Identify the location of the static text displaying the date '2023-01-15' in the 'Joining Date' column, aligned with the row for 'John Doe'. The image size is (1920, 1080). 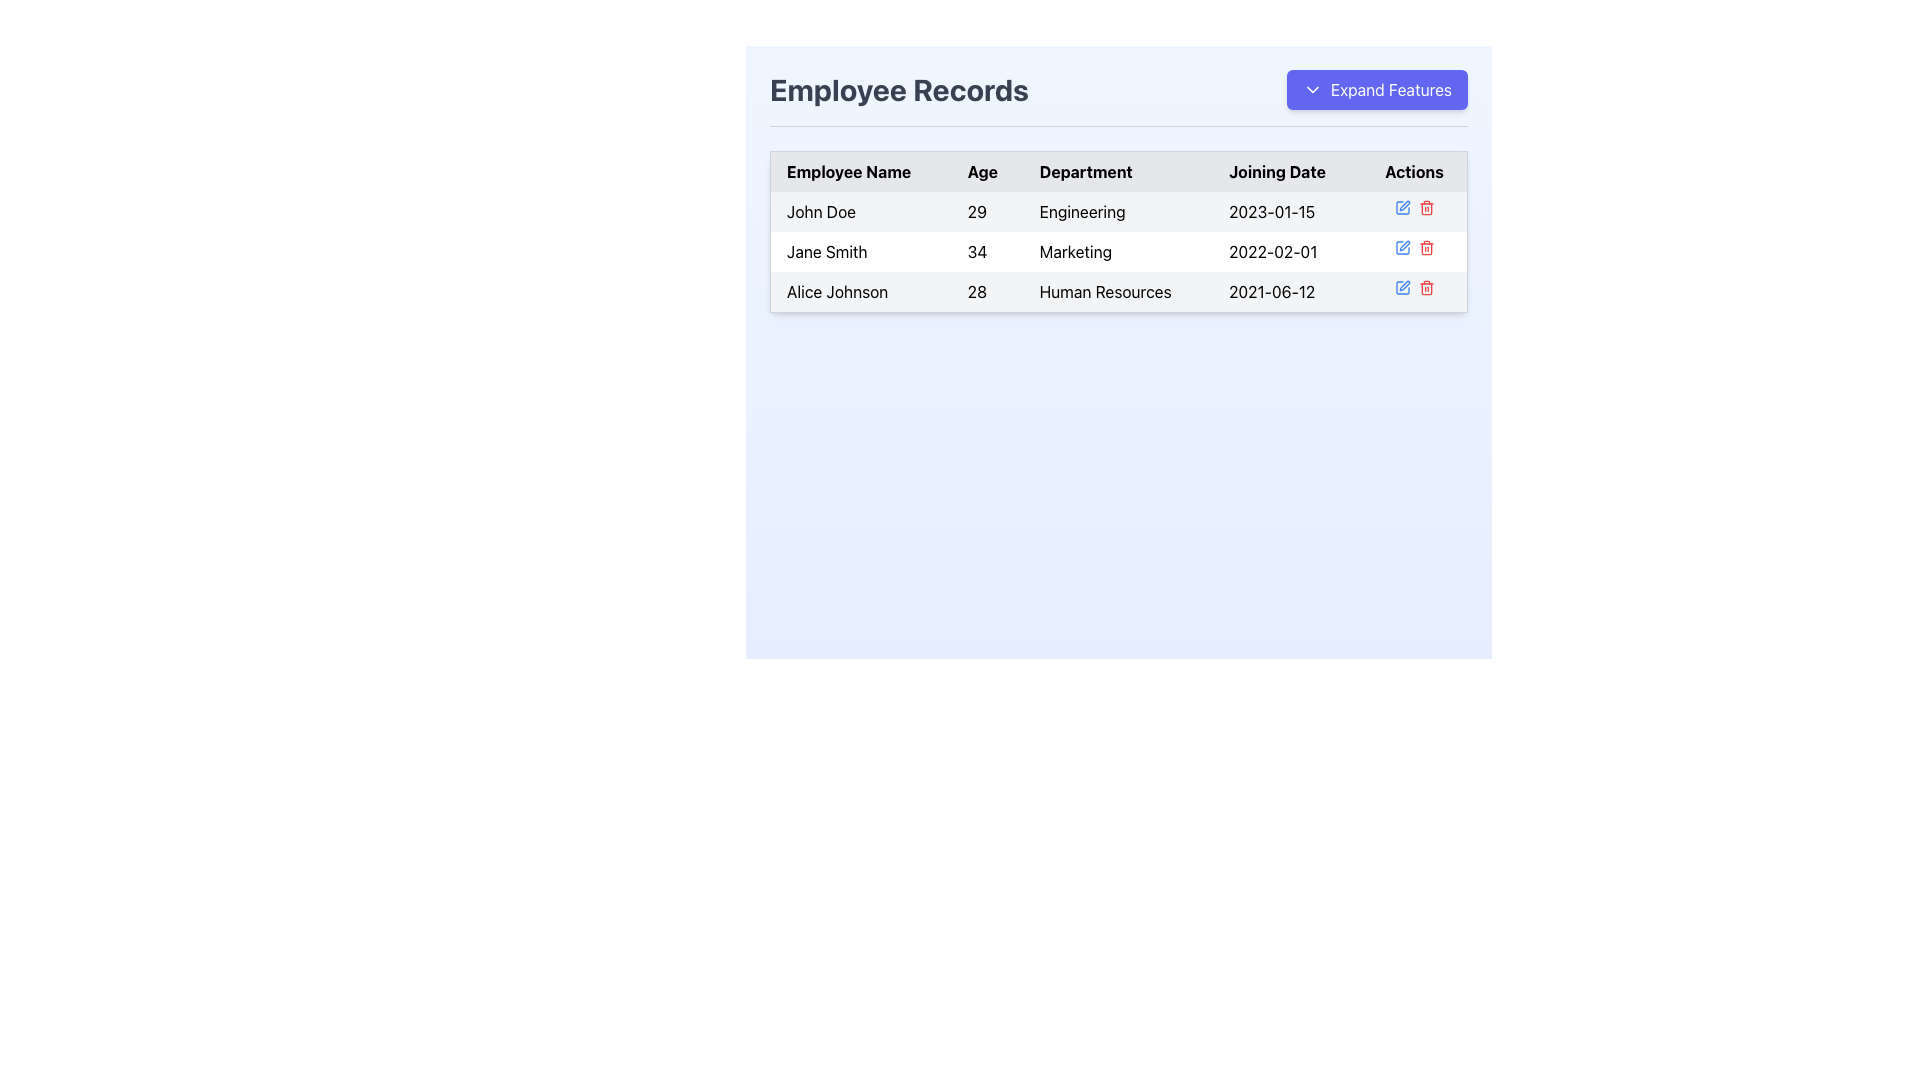
(1287, 212).